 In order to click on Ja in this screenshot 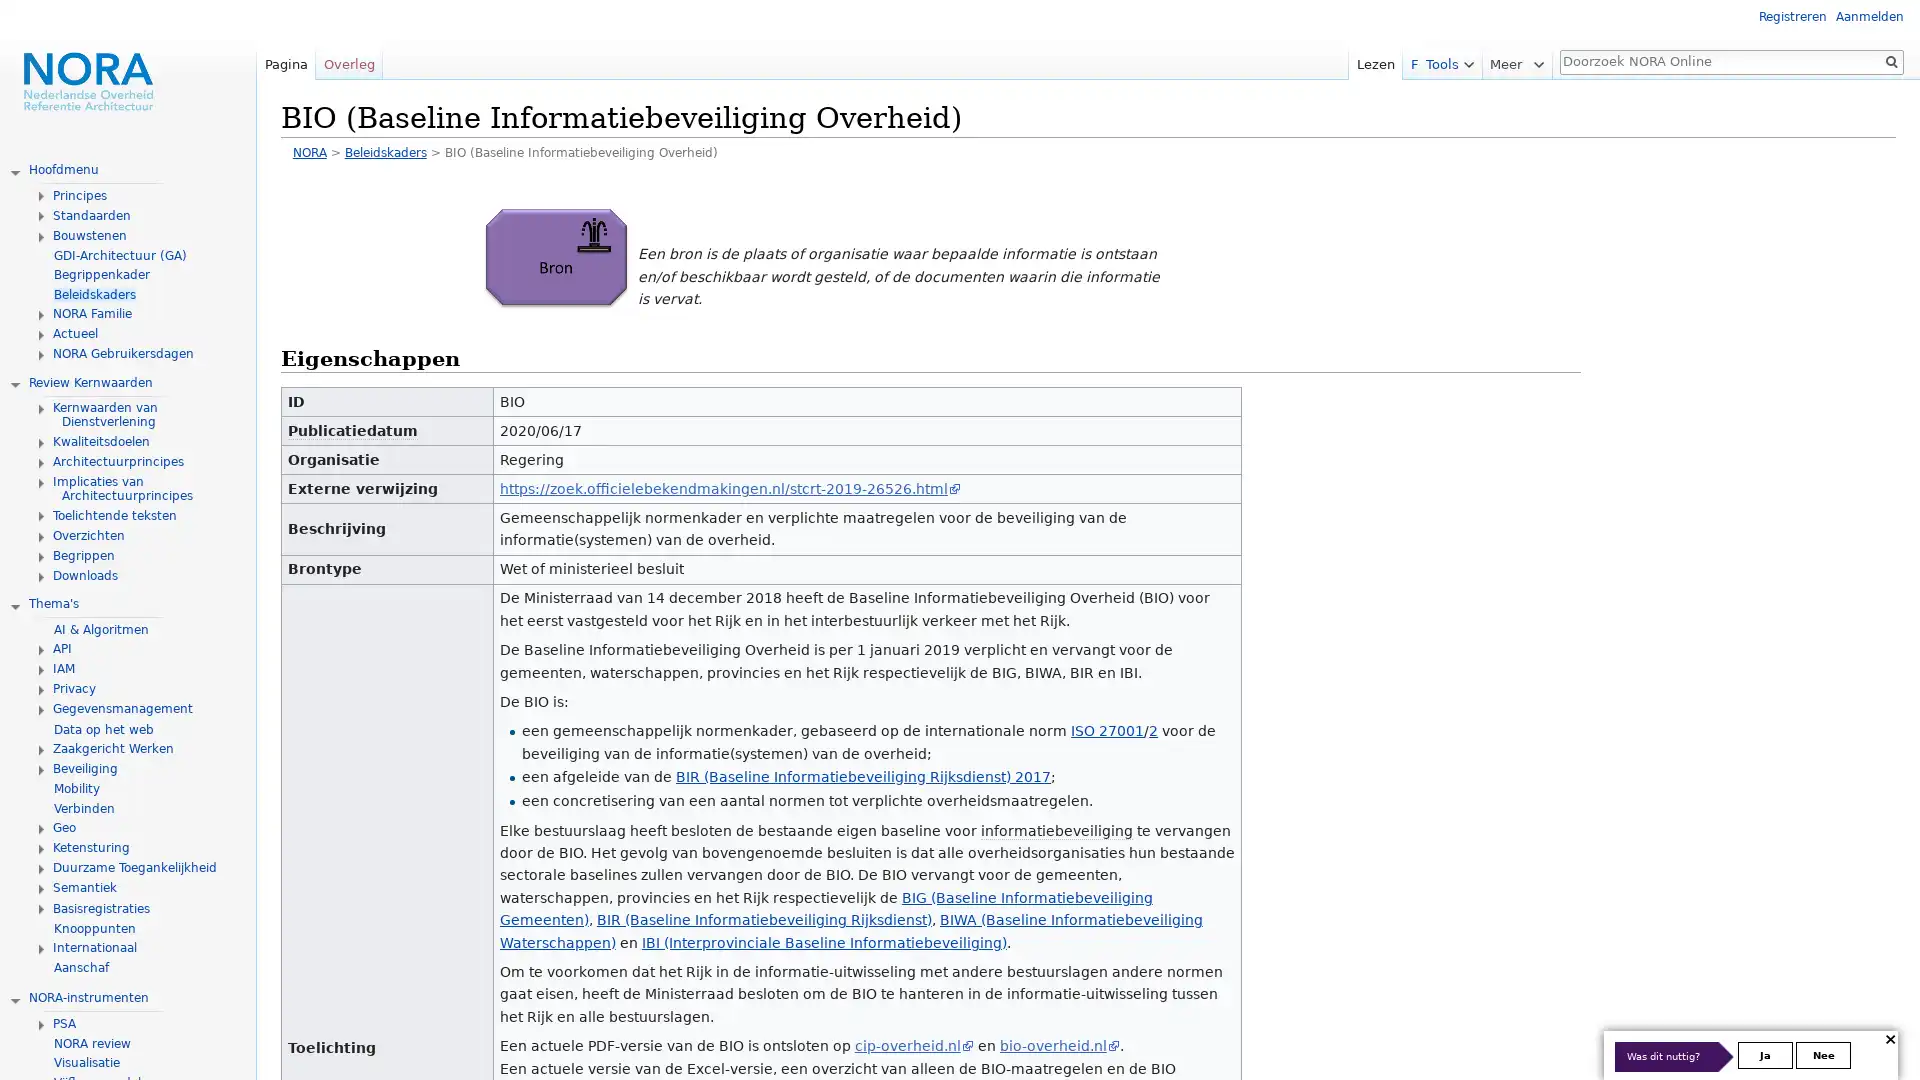, I will do `click(1765, 1054)`.